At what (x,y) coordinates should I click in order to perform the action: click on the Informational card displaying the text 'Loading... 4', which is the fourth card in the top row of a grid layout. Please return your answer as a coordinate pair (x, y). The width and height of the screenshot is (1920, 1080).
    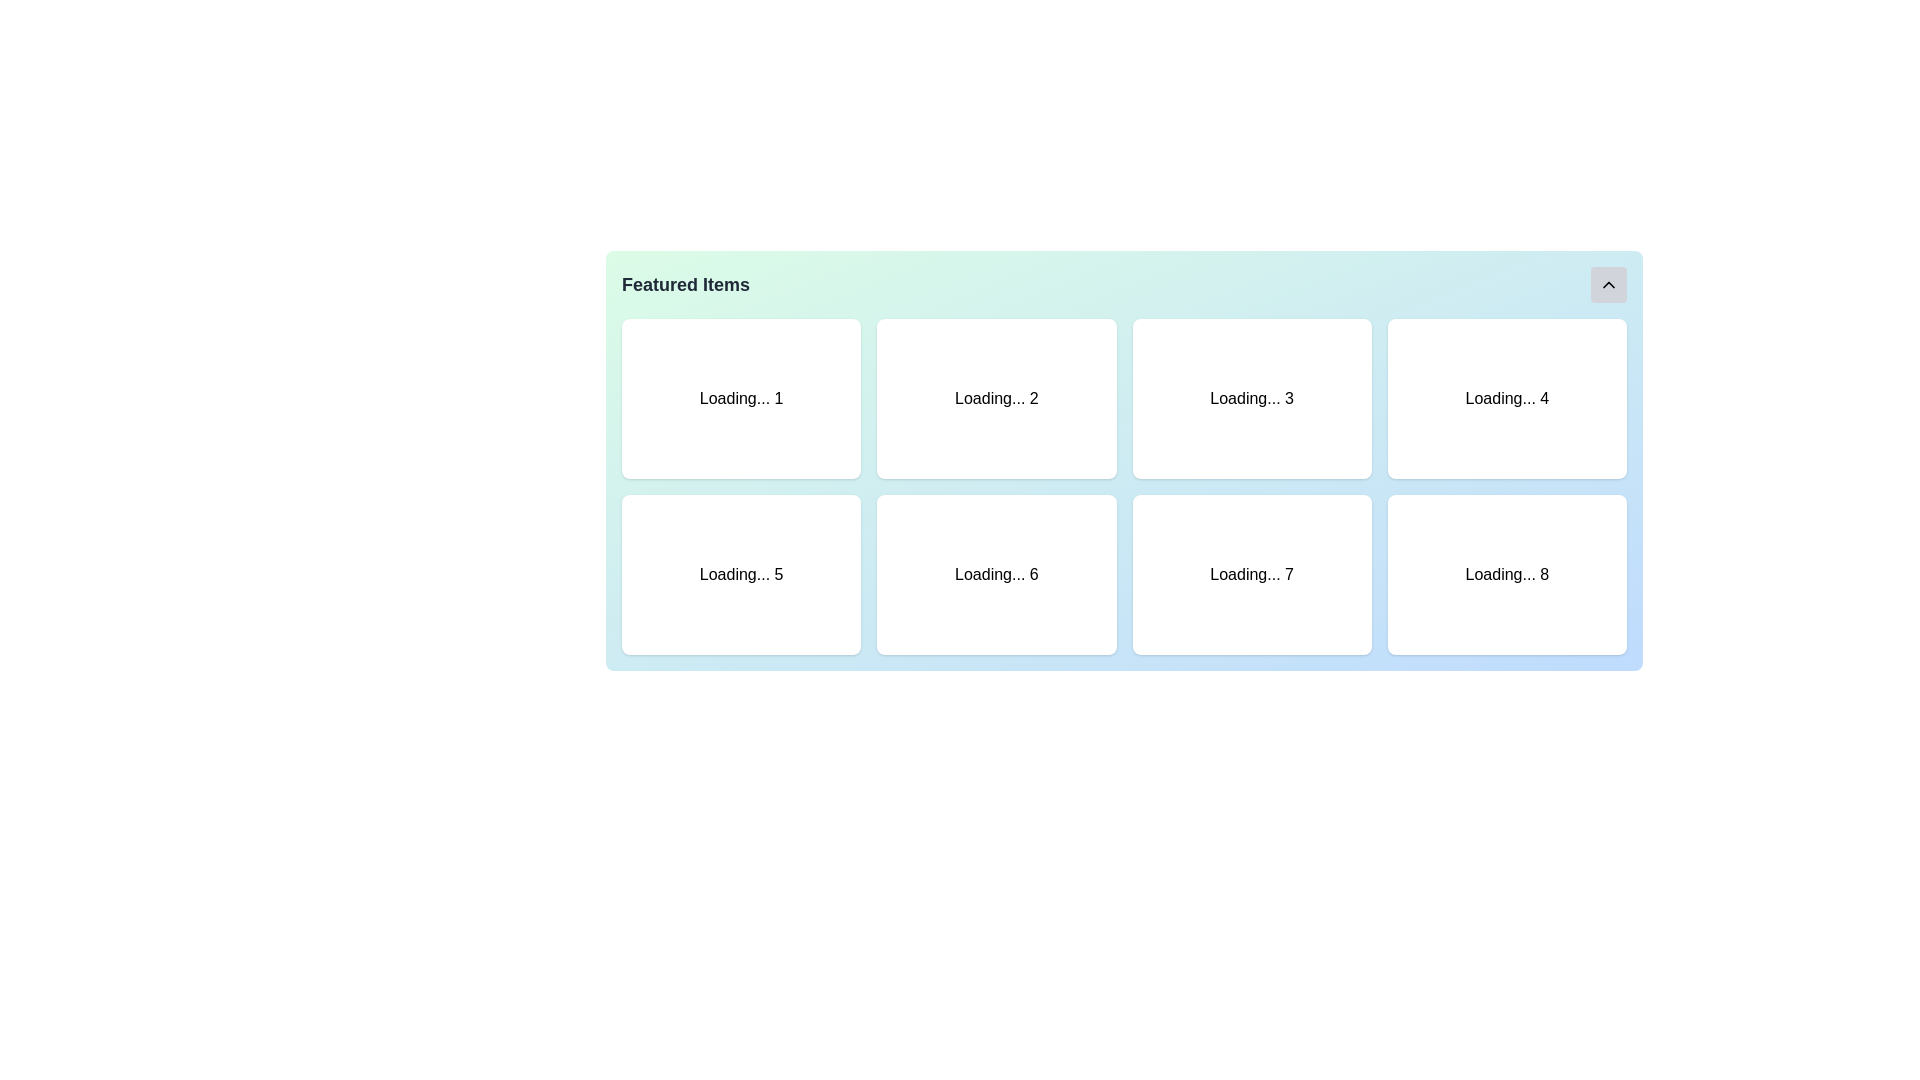
    Looking at the image, I should click on (1507, 398).